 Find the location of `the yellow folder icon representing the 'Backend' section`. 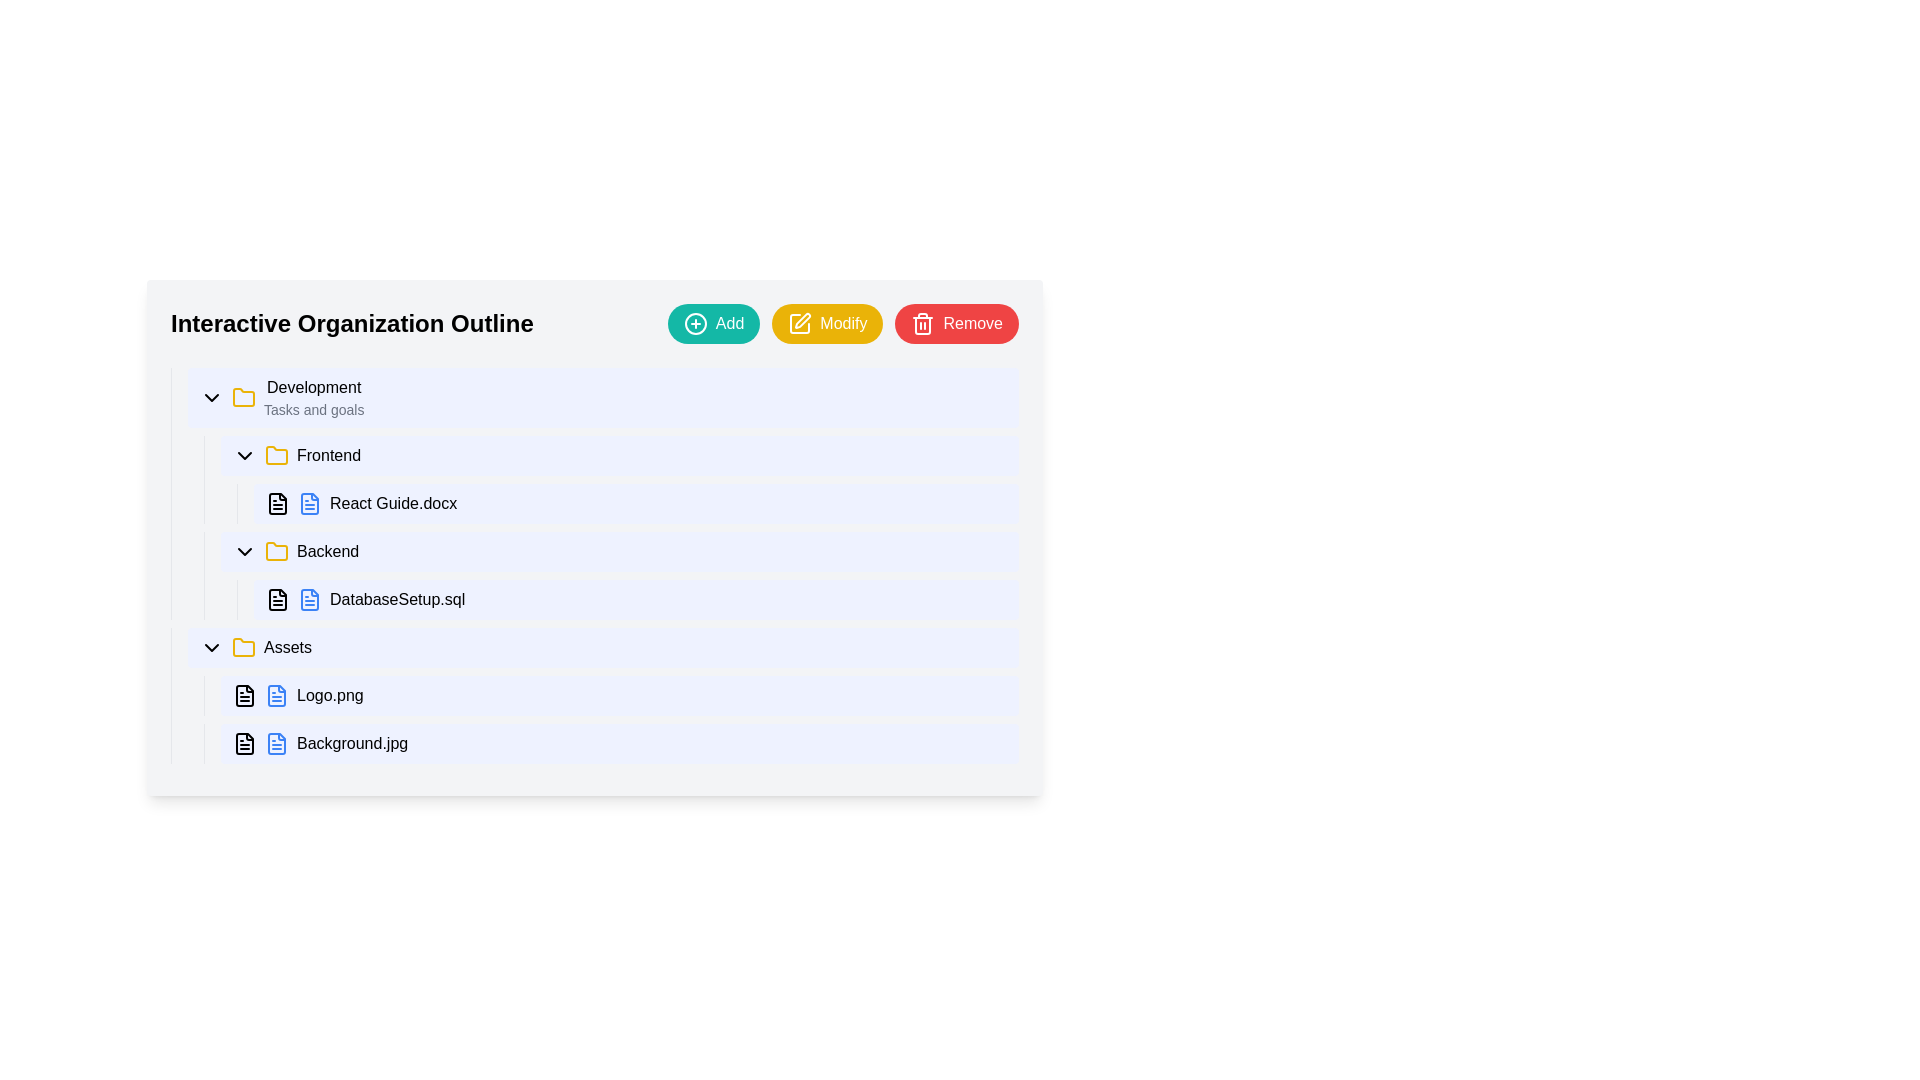

the yellow folder icon representing the 'Backend' section is located at coordinates (276, 551).